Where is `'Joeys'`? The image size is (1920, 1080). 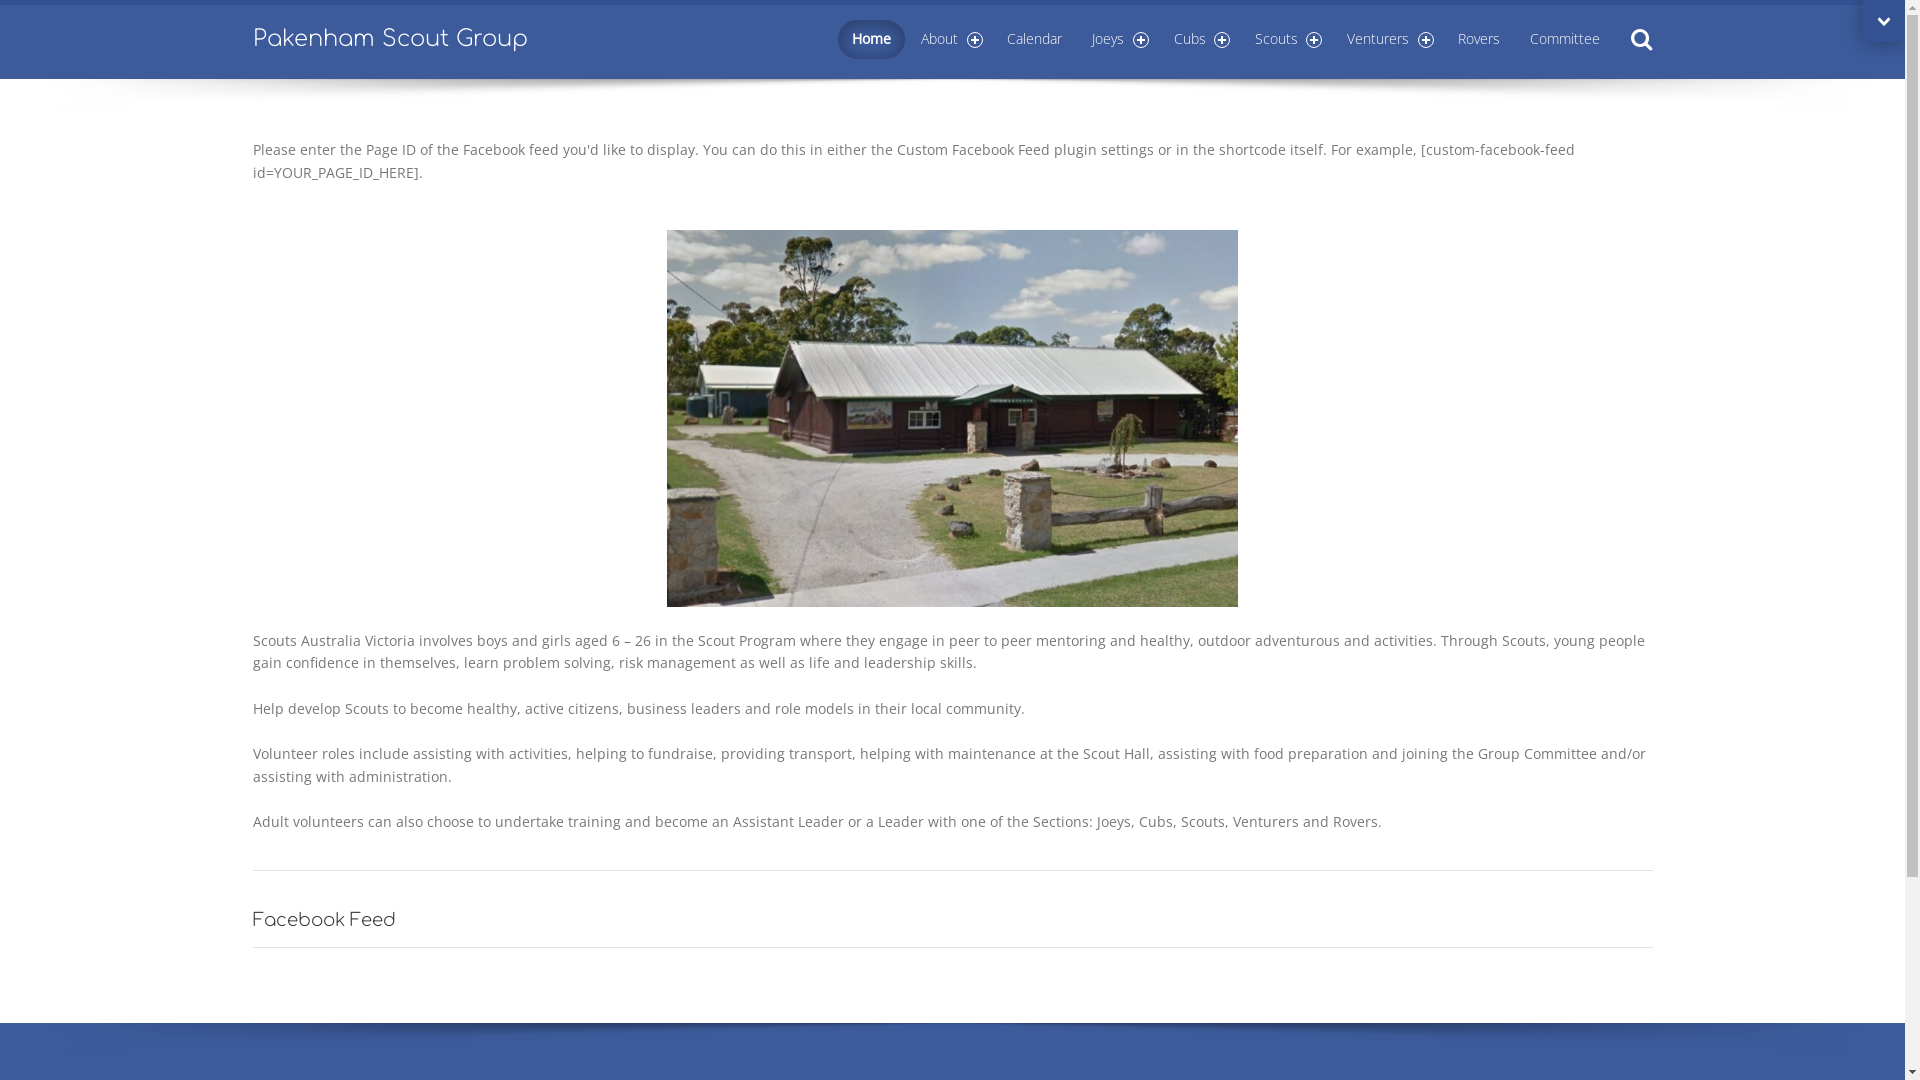 'Joeys' is located at coordinates (1116, 39).